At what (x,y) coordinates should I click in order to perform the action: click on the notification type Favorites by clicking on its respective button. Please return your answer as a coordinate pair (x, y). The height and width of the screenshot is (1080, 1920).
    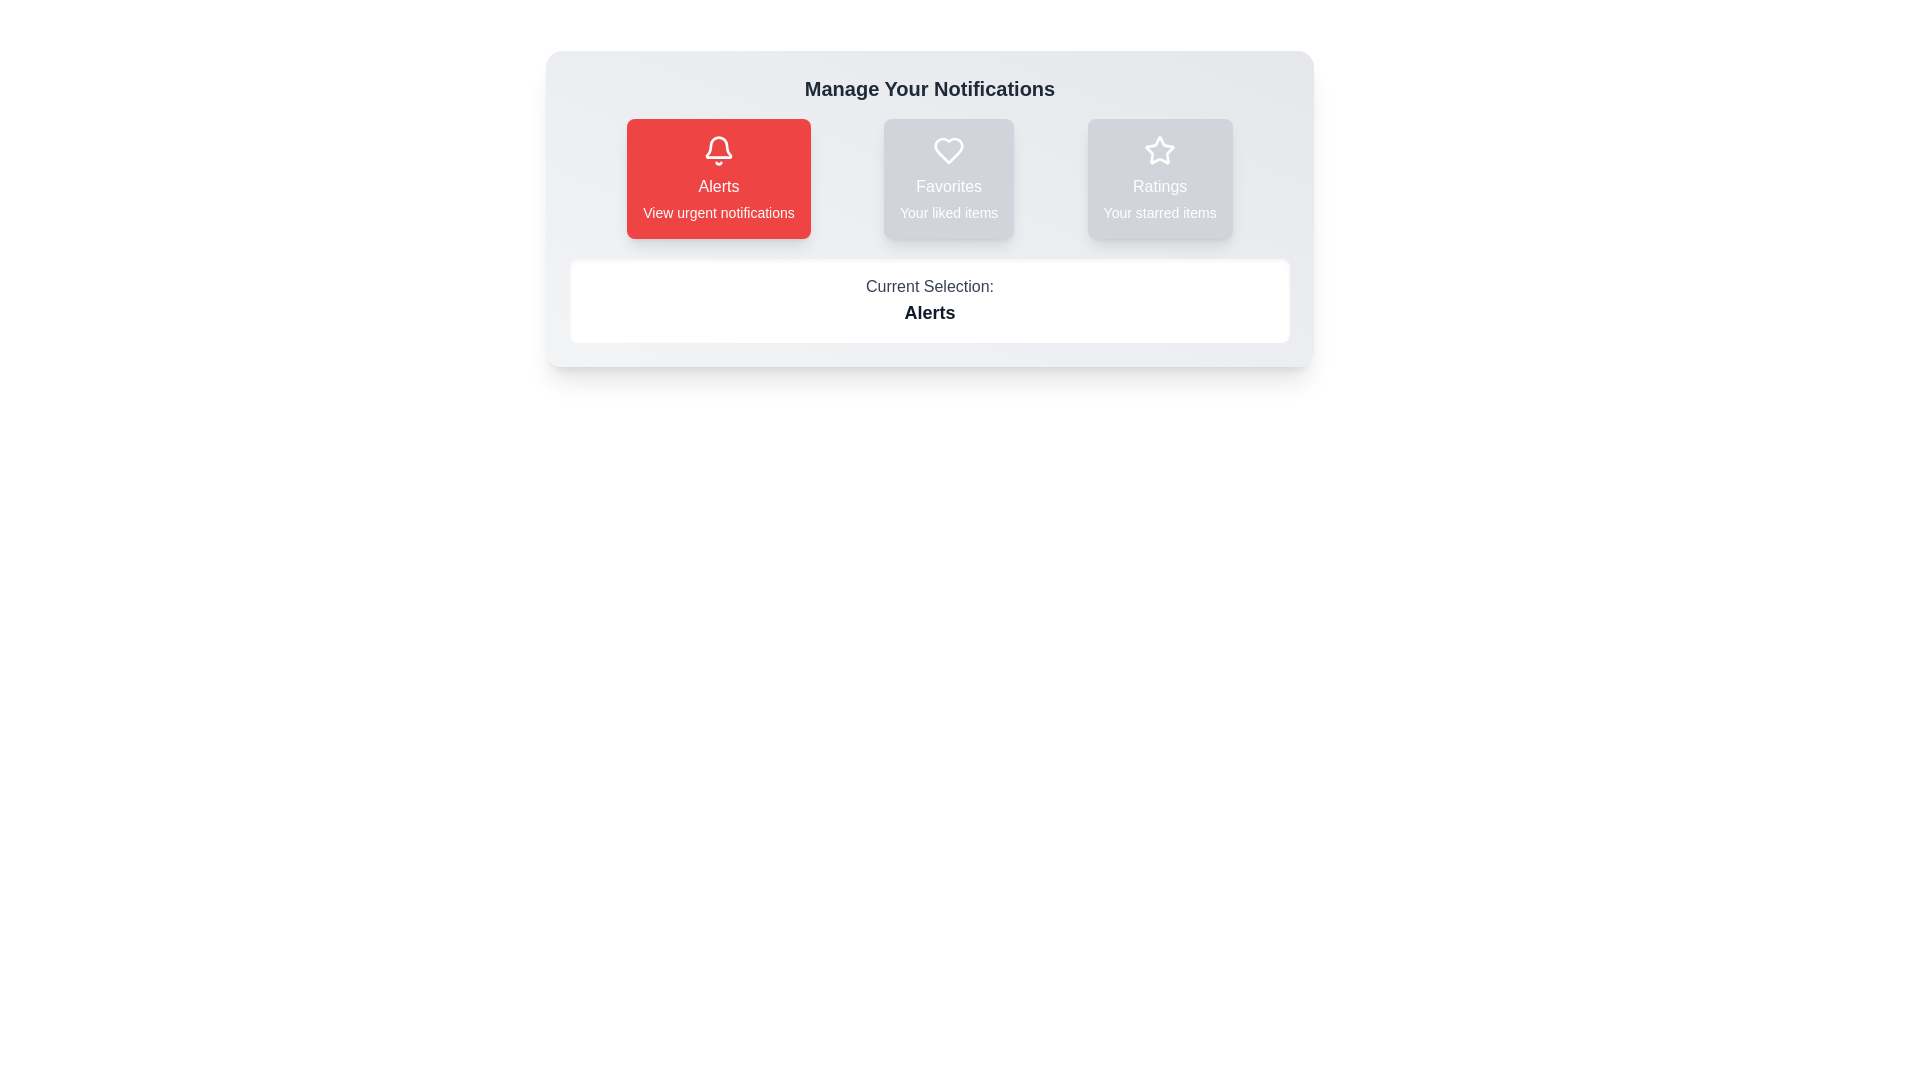
    Looking at the image, I should click on (948, 177).